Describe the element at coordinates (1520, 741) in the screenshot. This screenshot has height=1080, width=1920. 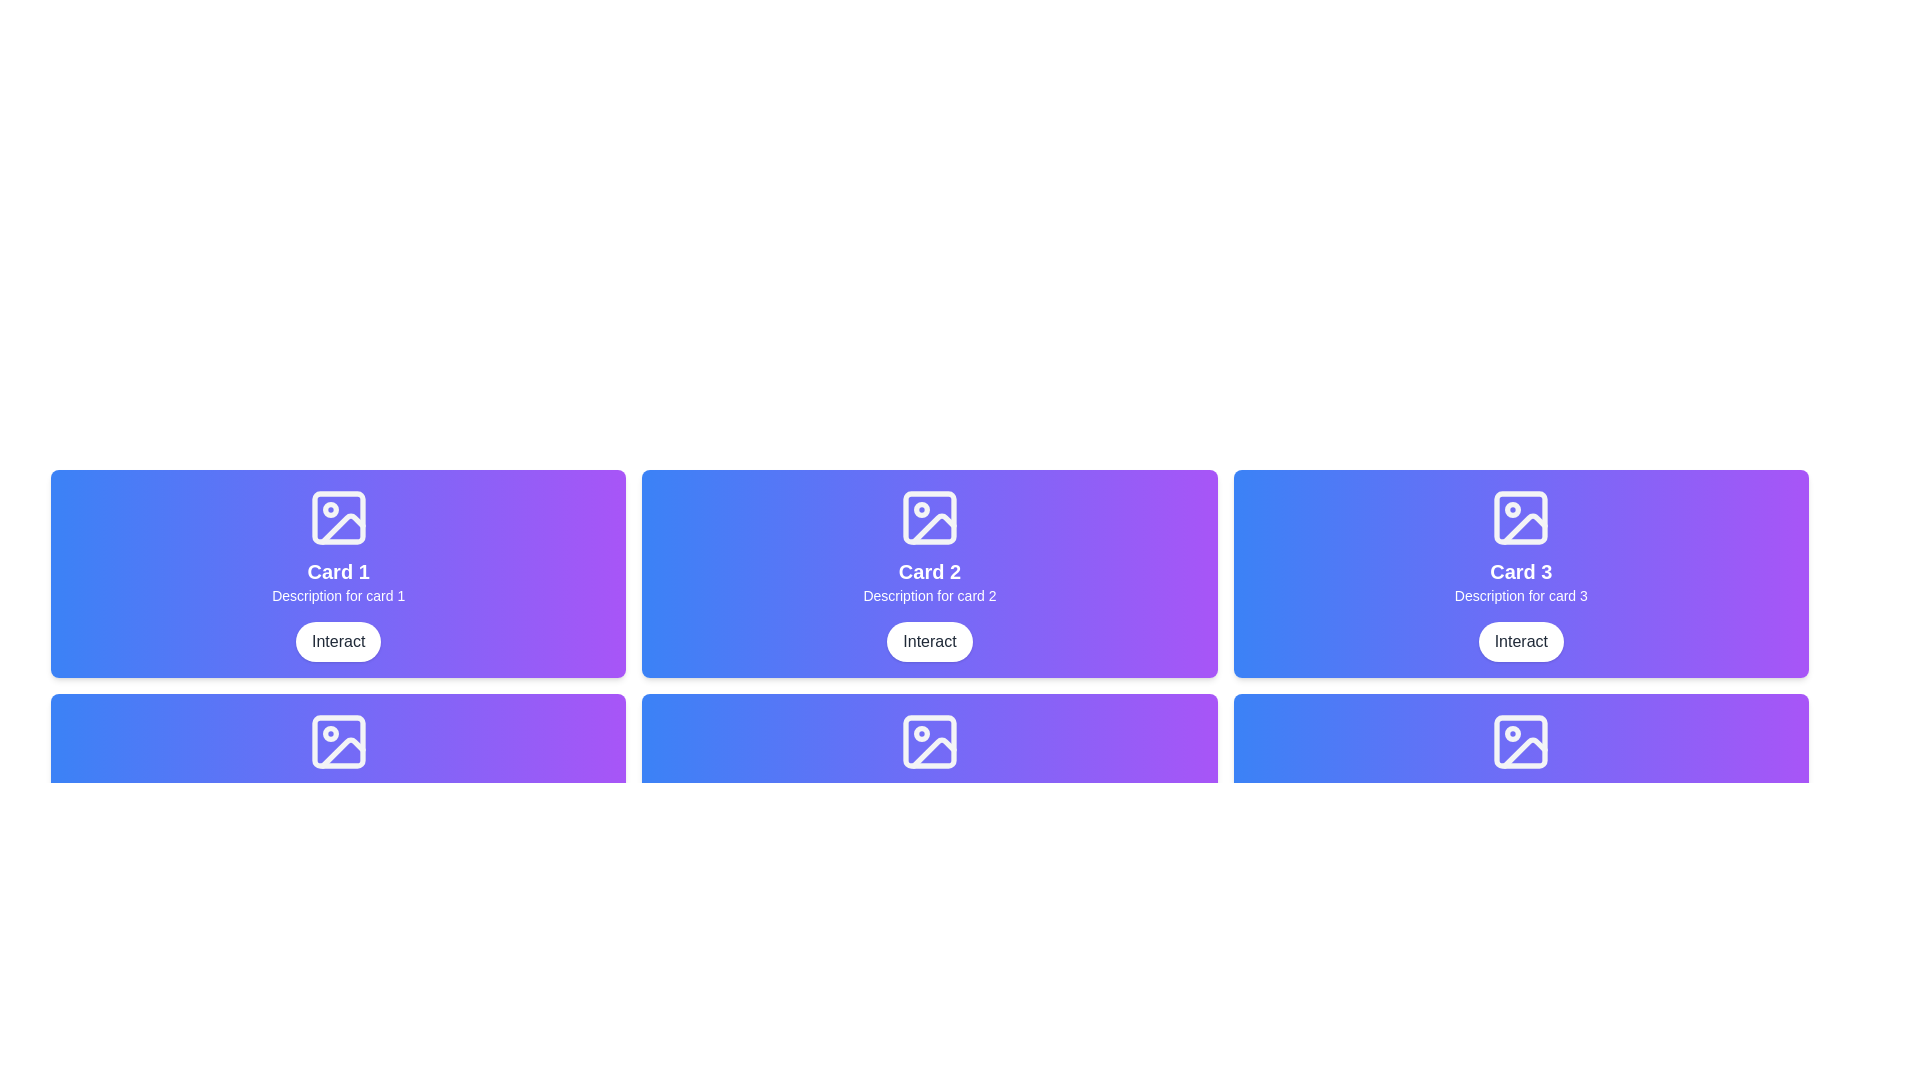
I see `the graphical icon with a border and circular dot located at the top-center of 'Card 6' which is in the bottom row, third from the left` at that location.